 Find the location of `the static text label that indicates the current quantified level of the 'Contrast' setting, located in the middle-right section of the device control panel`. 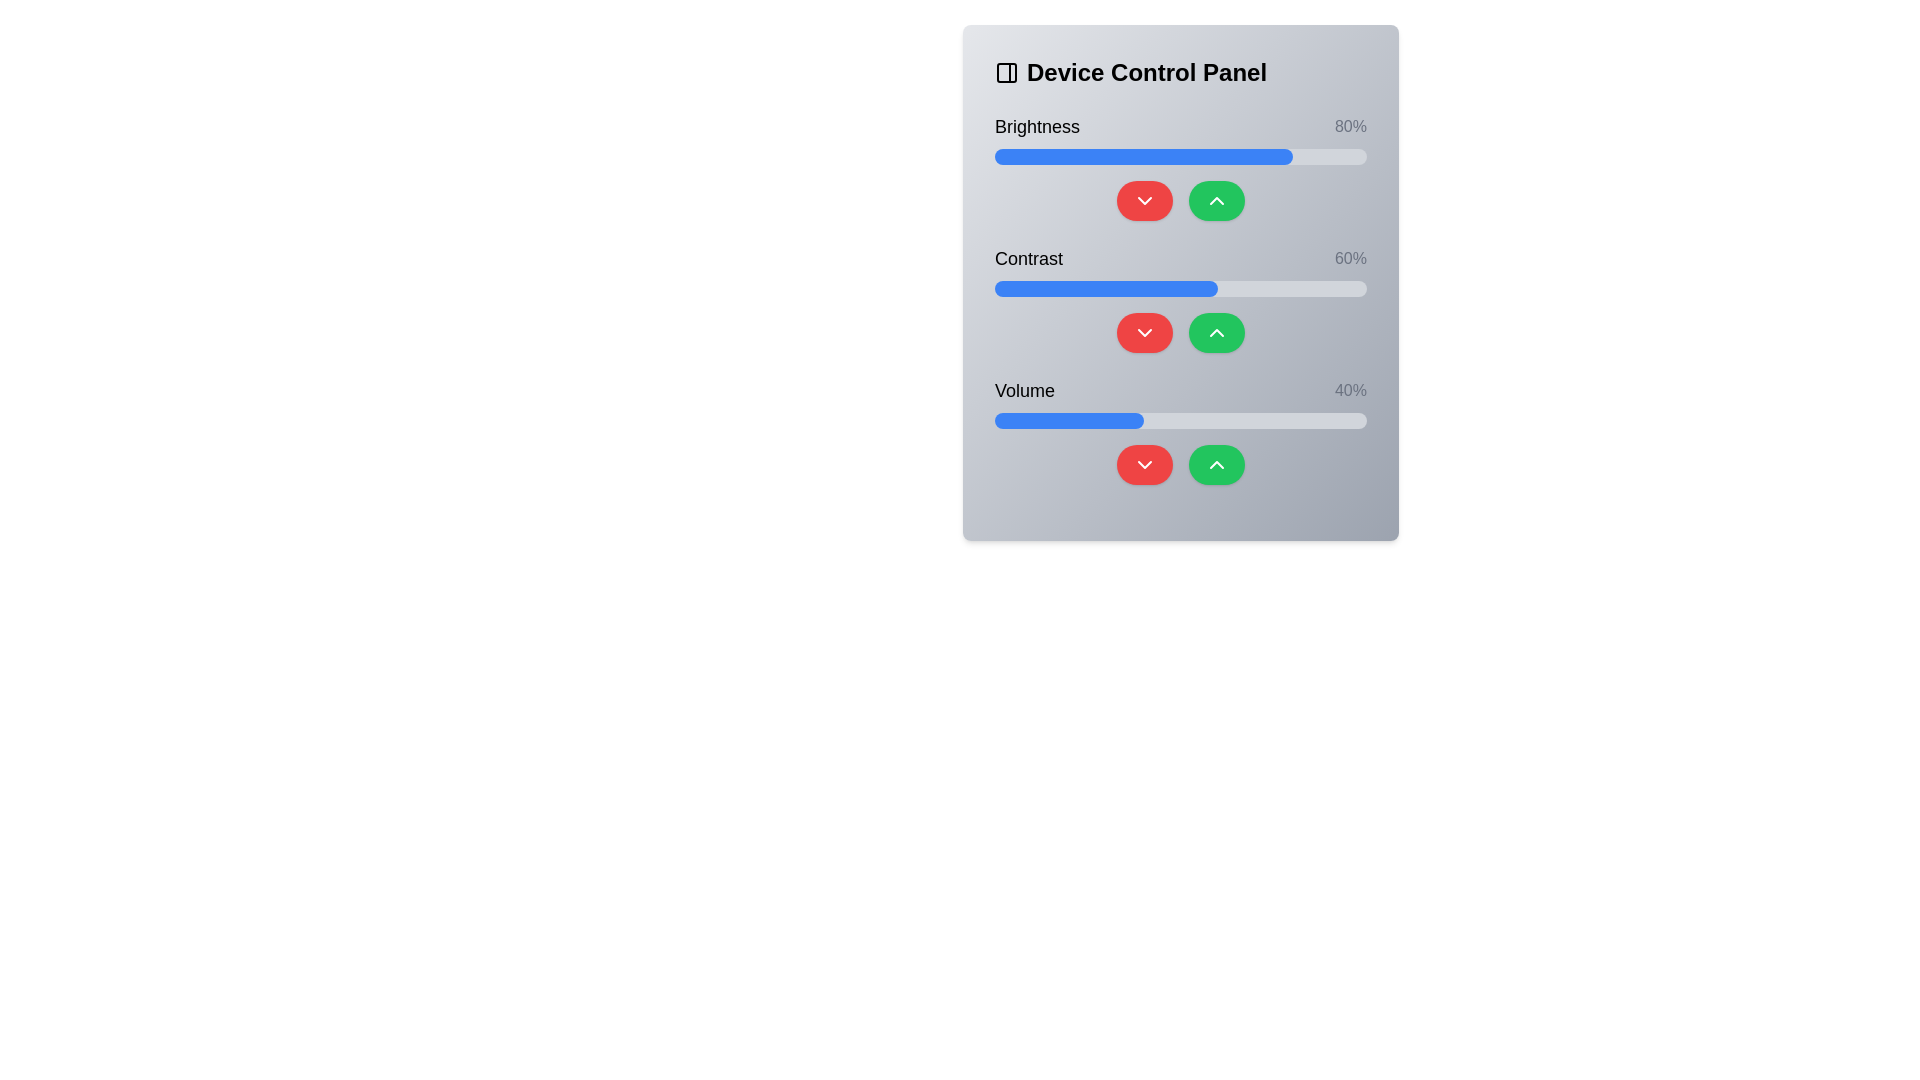

the static text label that indicates the current quantified level of the 'Contrast' setting, located in the middle-right section of the device control panel is located at coordinates (1350, 257).